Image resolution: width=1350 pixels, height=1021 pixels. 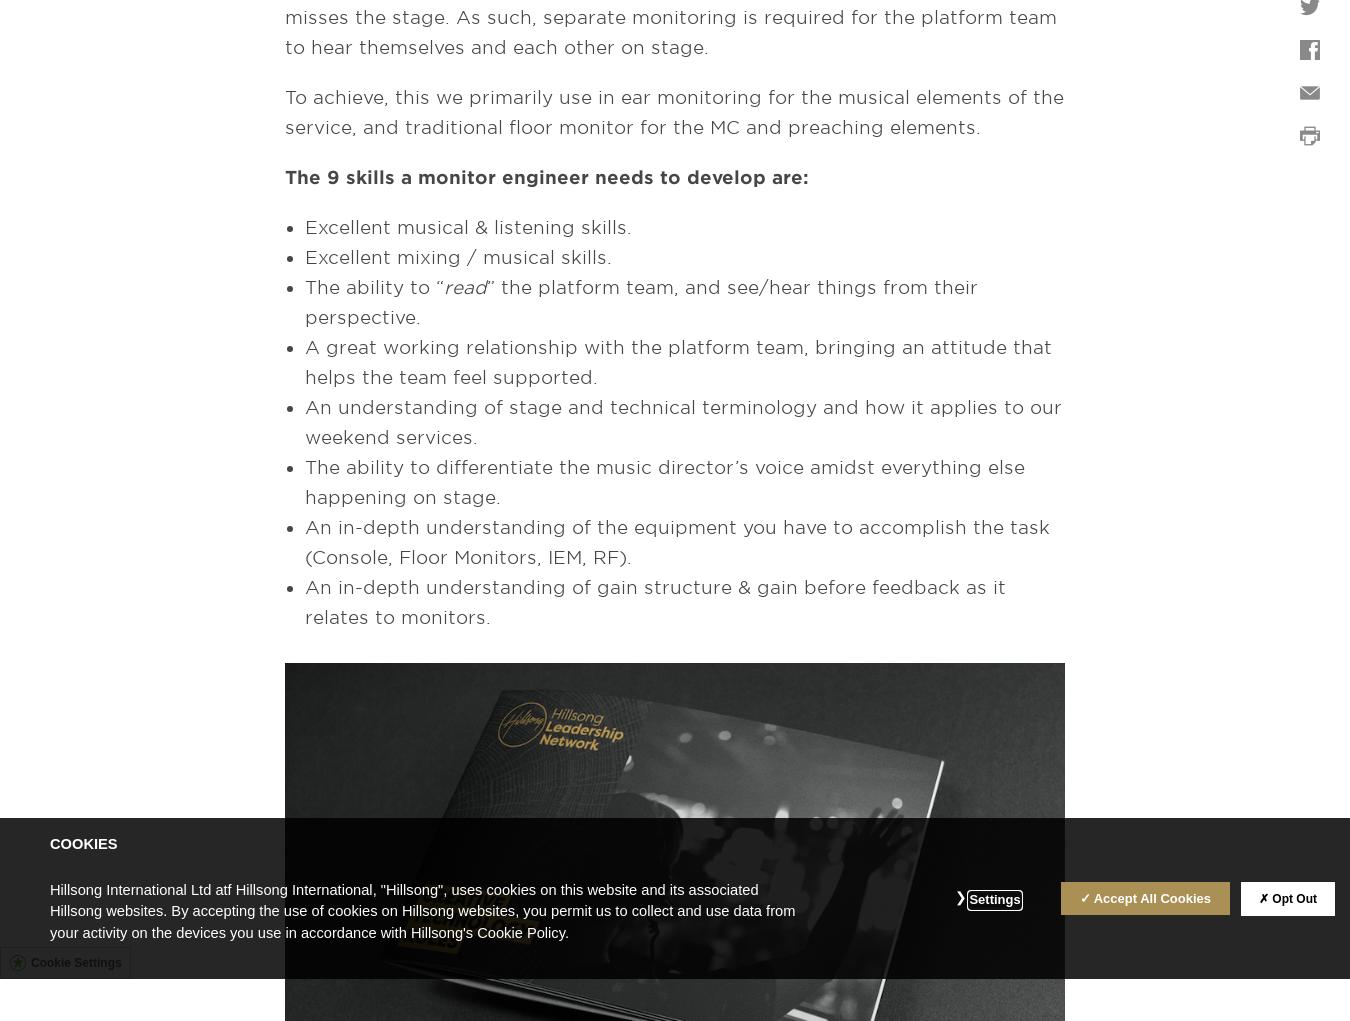 I want to click on 'Accept All Cookies', so click(x=1092, y=897).